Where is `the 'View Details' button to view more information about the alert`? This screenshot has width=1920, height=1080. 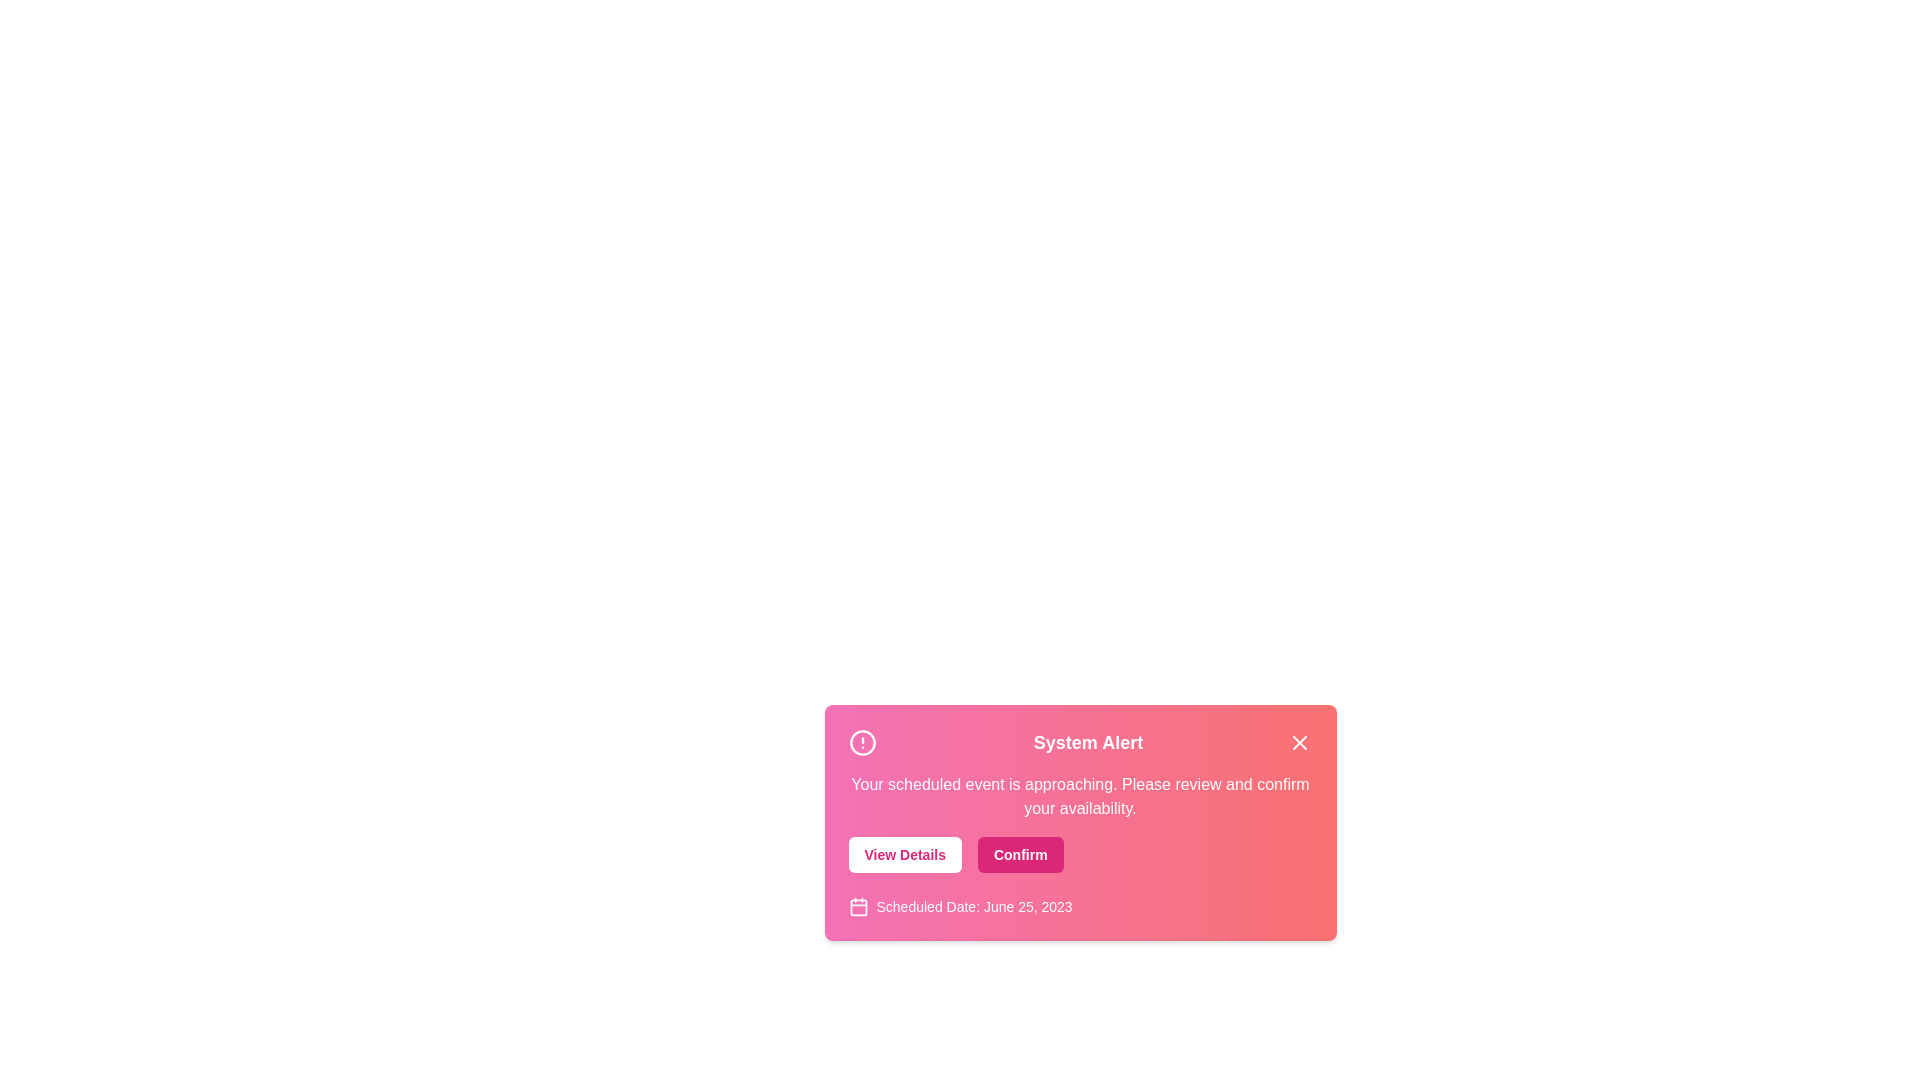
the 'View Details' button to view more information about the alert is located at coordinates (904, 855).